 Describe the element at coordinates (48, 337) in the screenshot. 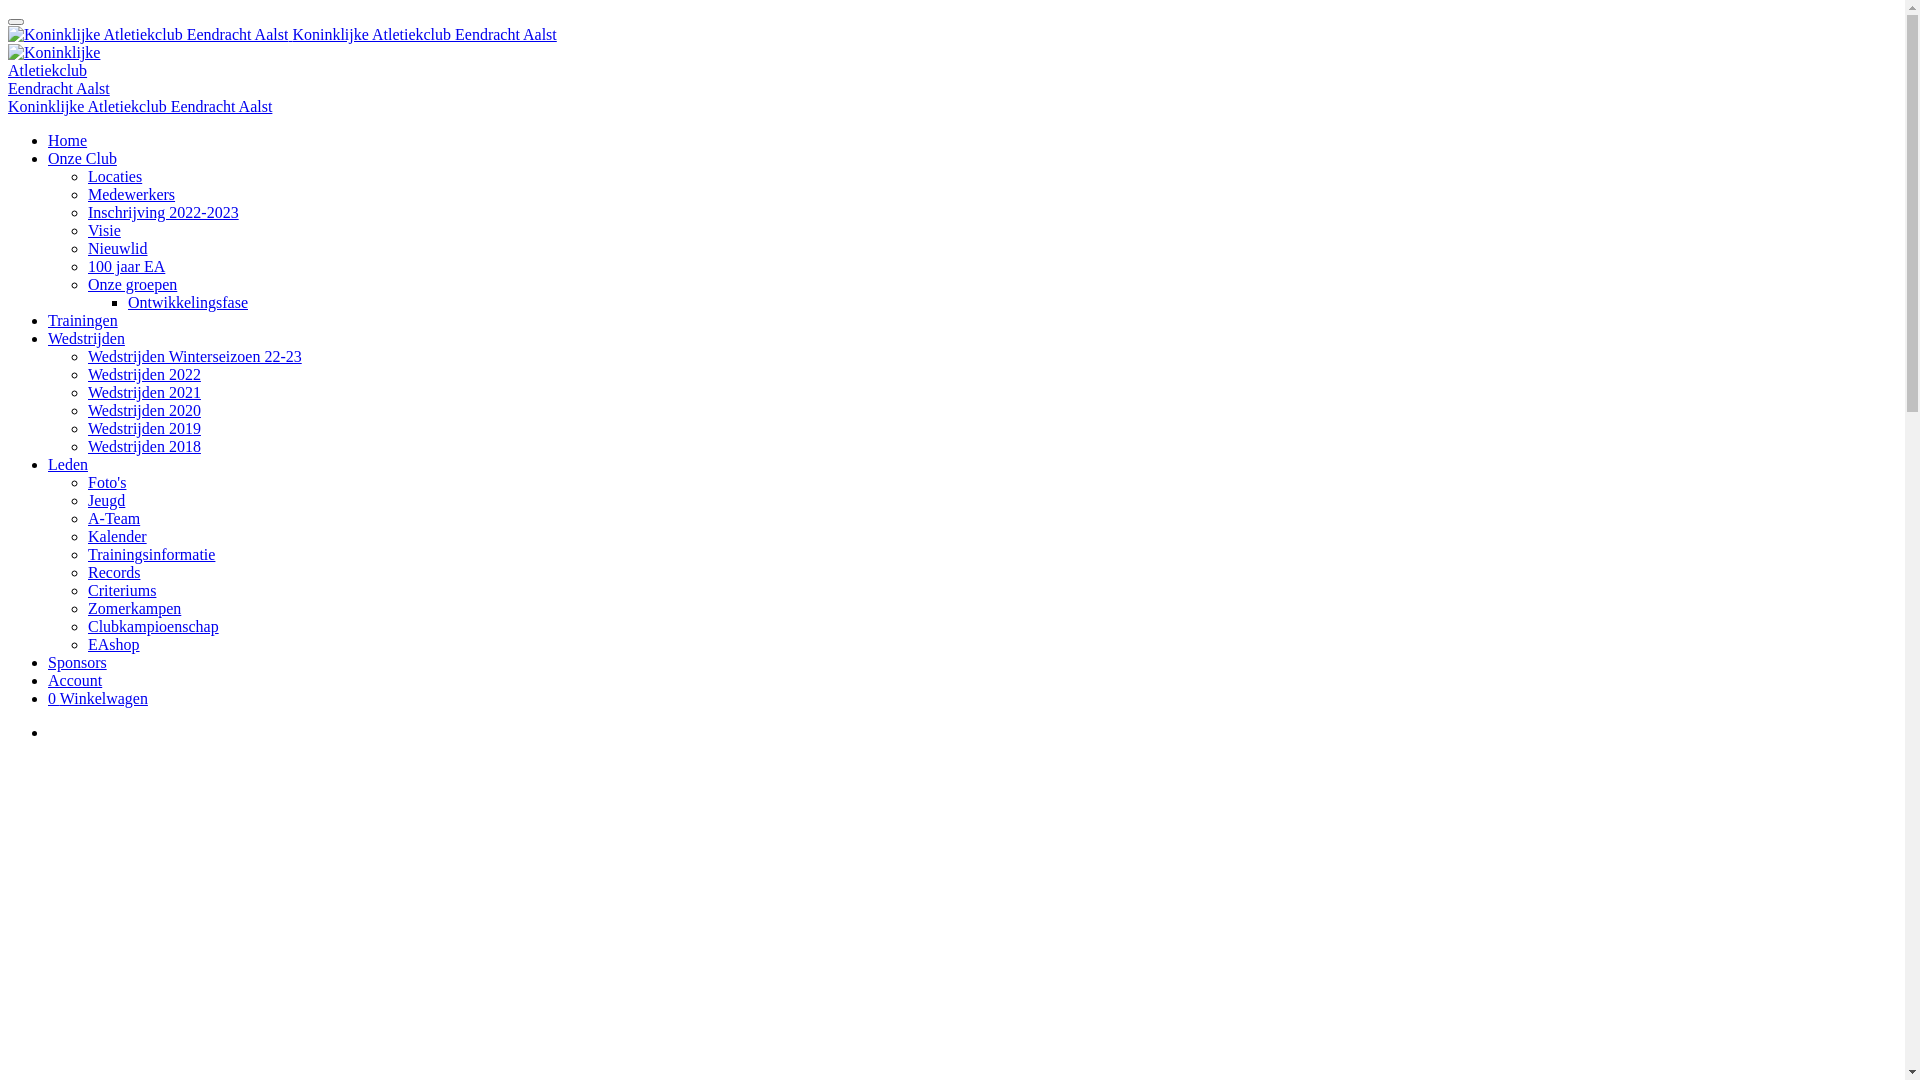

I see `'Wedstrijden'` at that location.